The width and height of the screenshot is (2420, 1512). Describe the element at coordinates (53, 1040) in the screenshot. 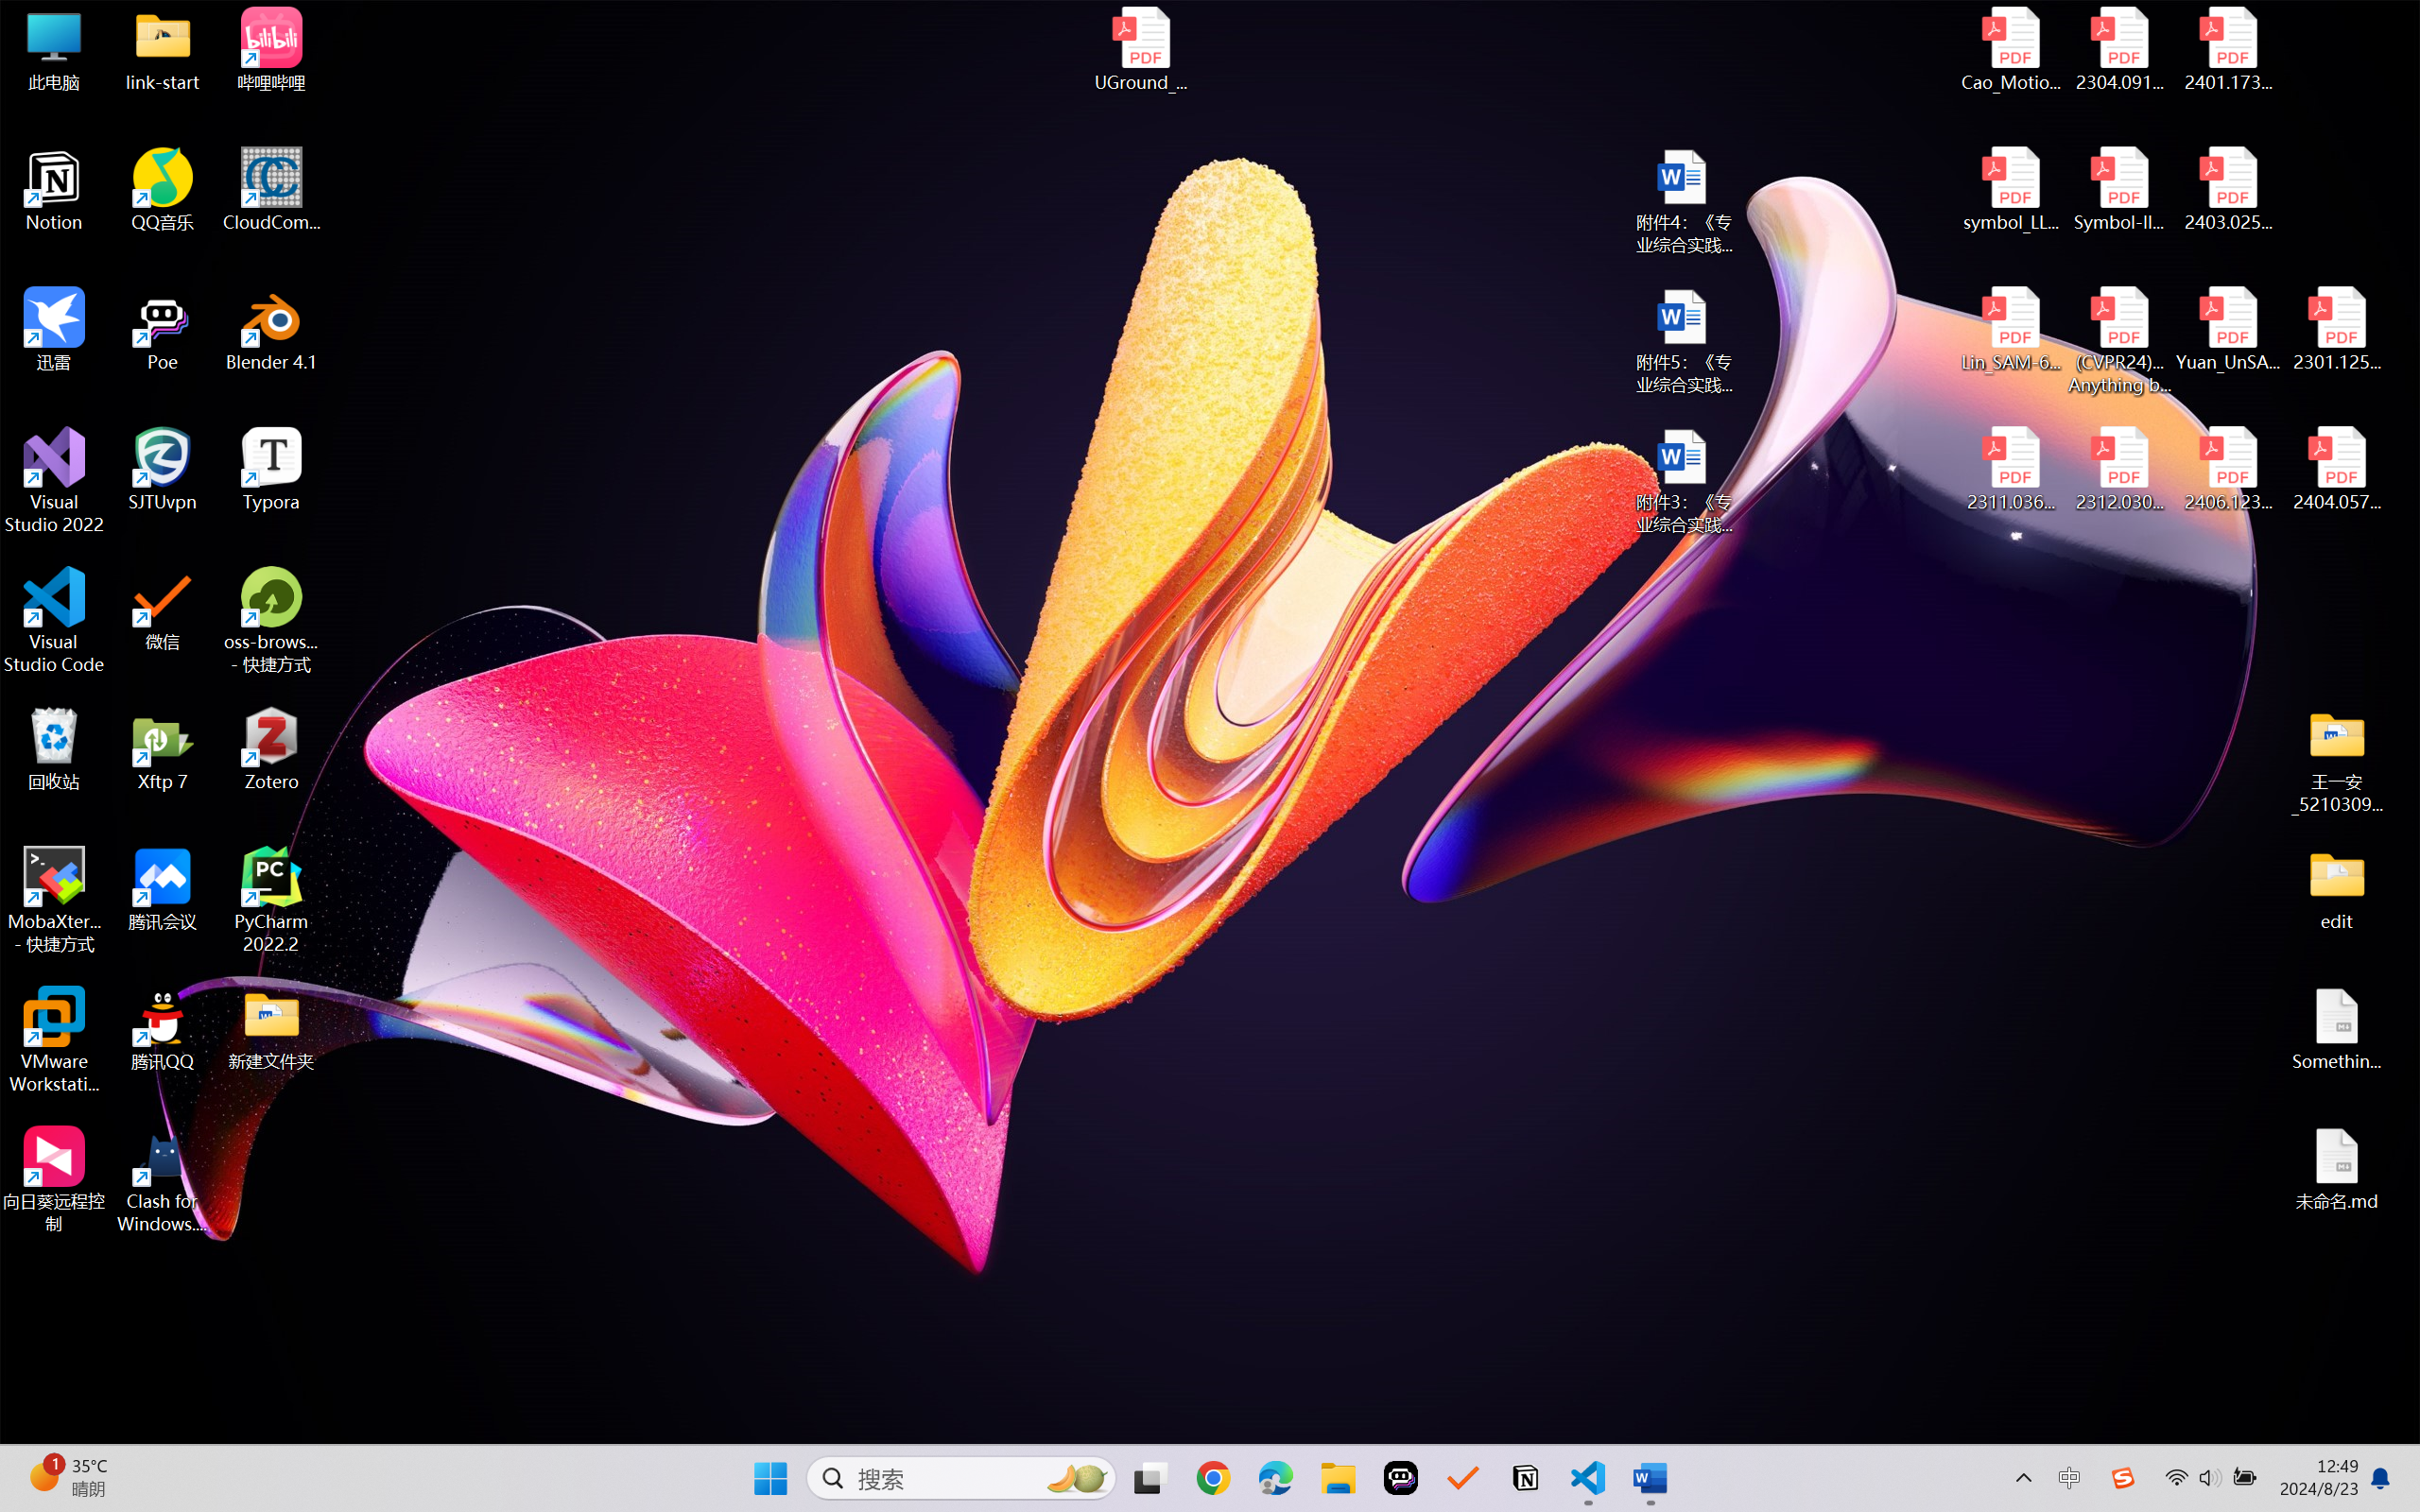

I see `'VMware Workstation Pro'` at that location.